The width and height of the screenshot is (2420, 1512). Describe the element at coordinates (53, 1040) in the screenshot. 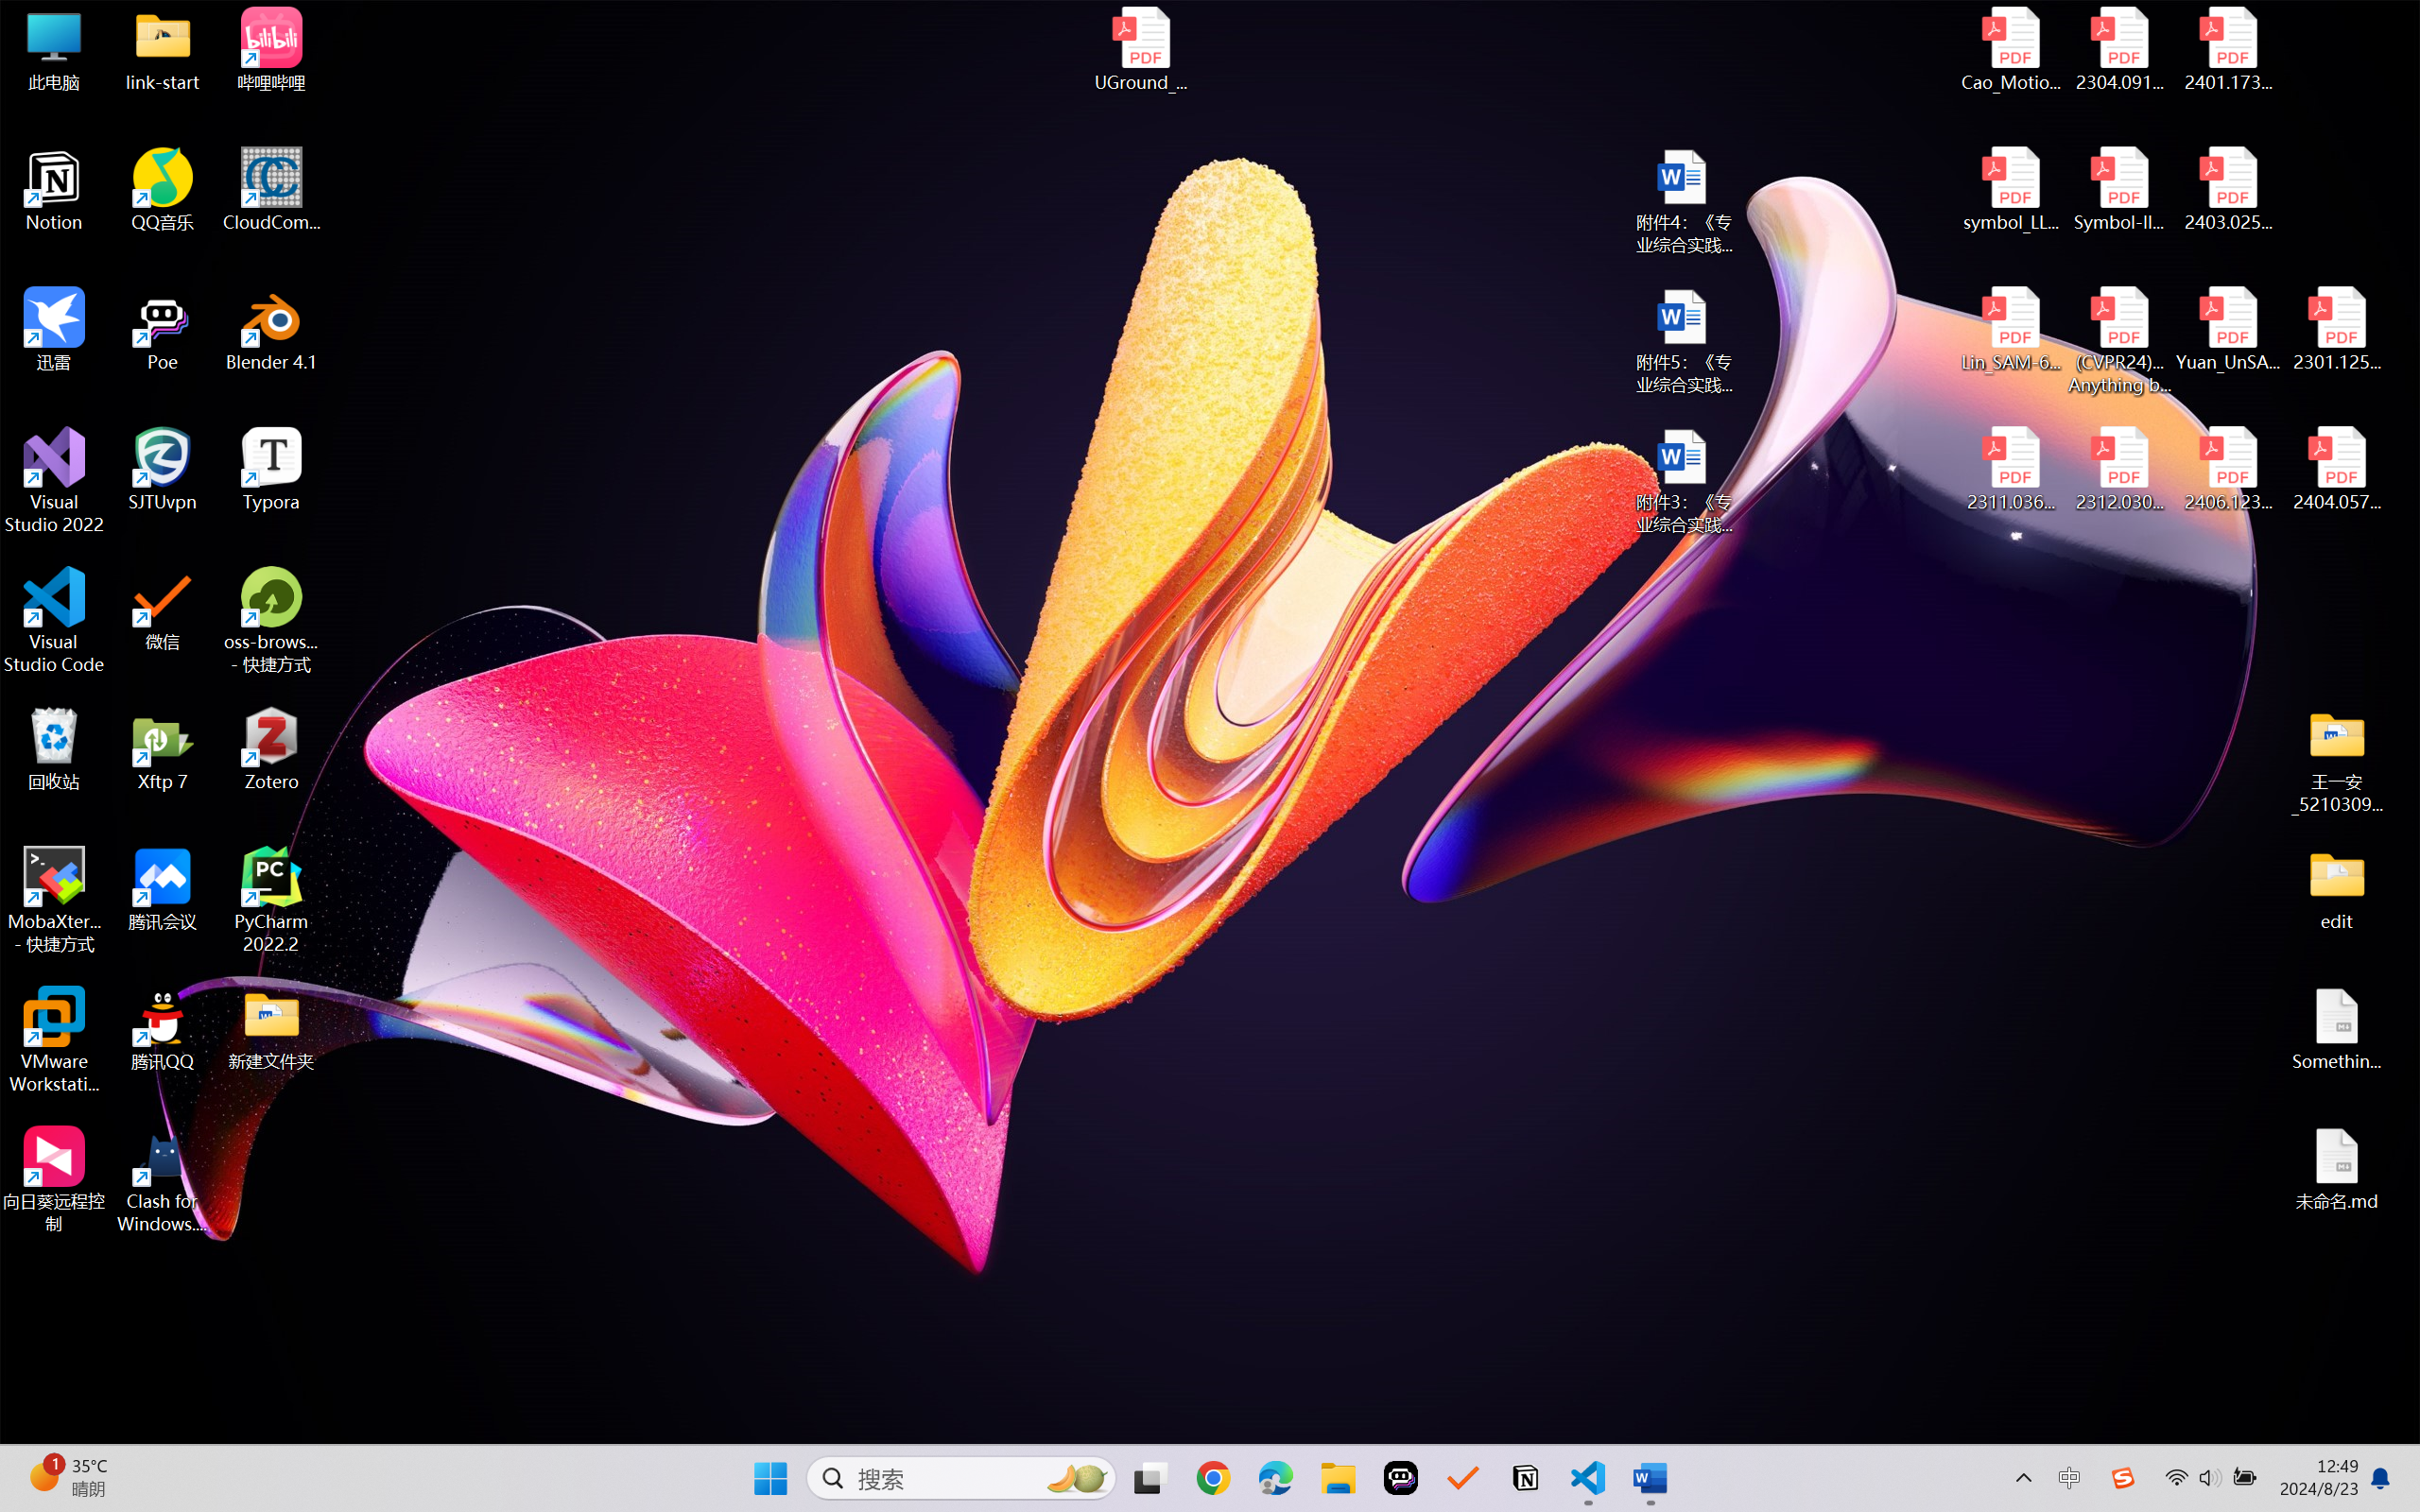

I see `'VMware Workstation Pro'` at that location.